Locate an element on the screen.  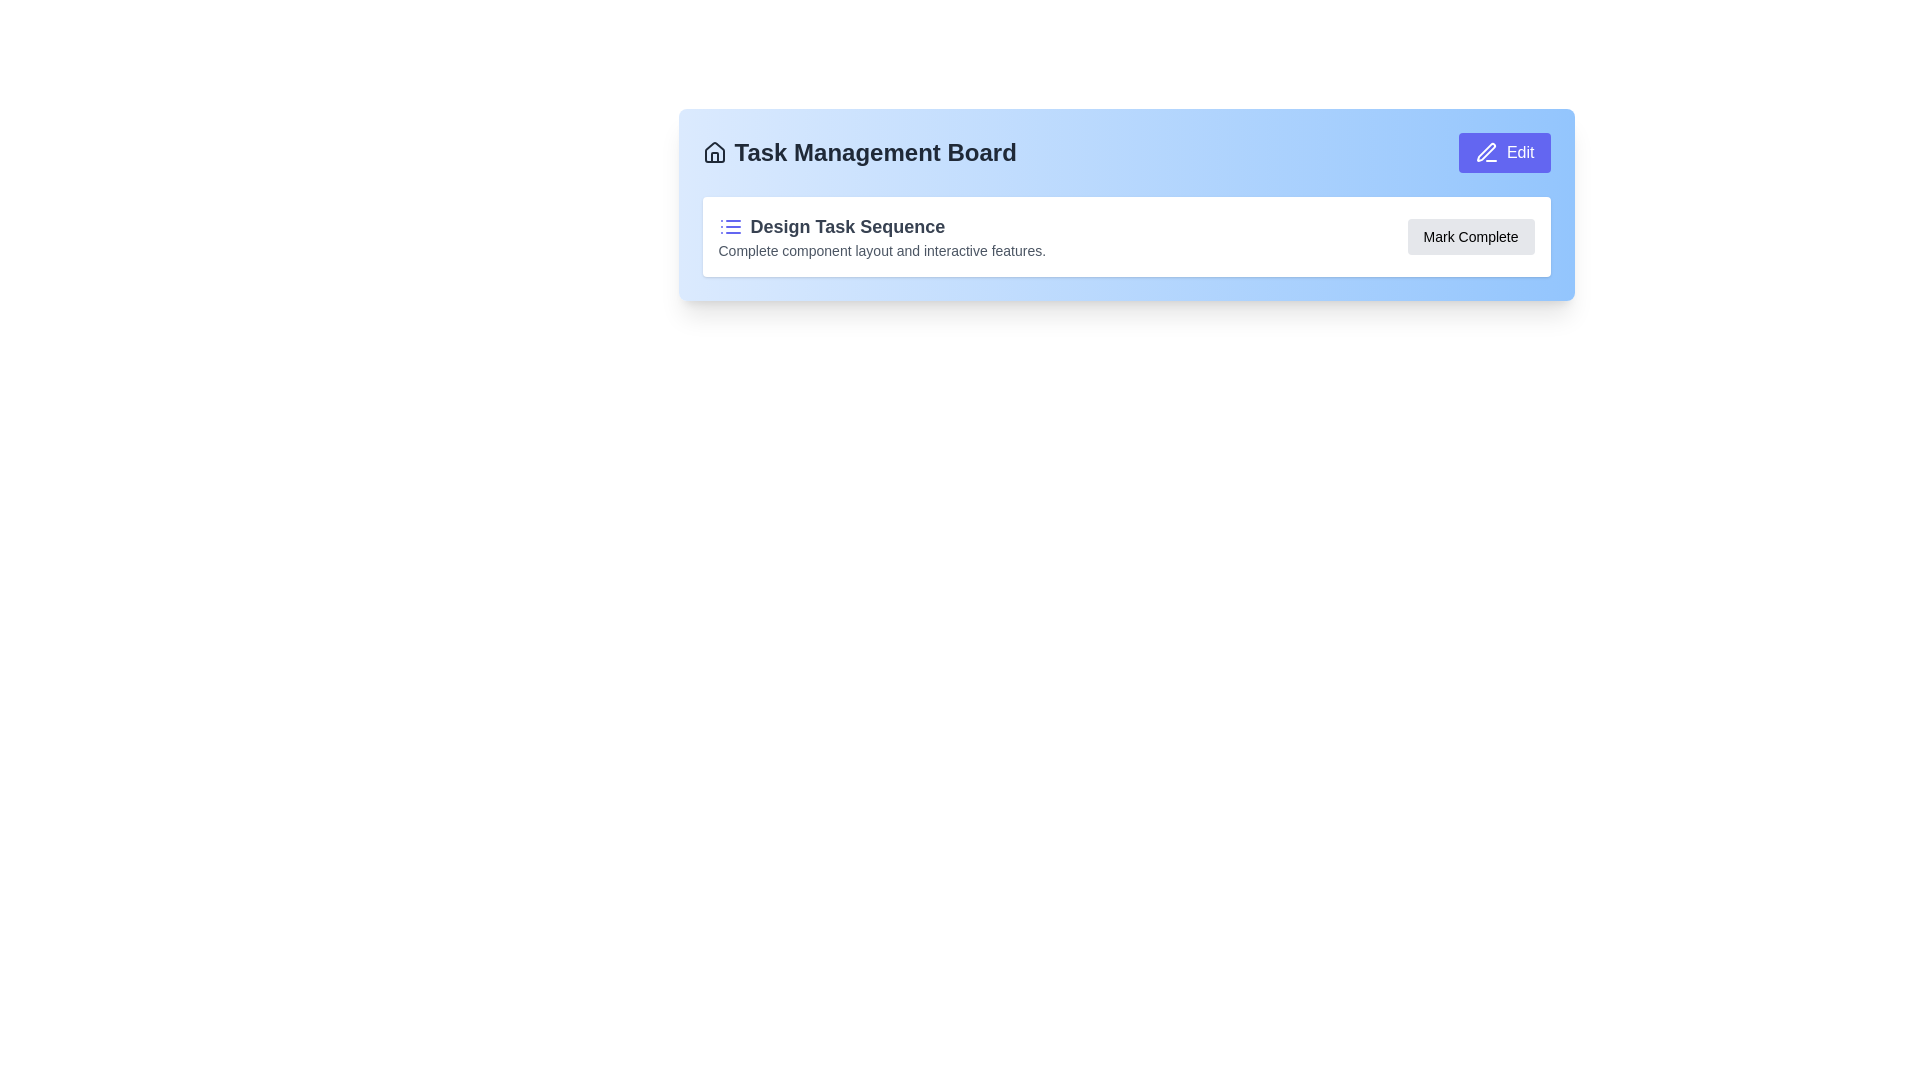
the door of the house icon represented by the vector graphic component within the SVG element, located near the bottom center of the house structure is located at coordinates (714, 156).